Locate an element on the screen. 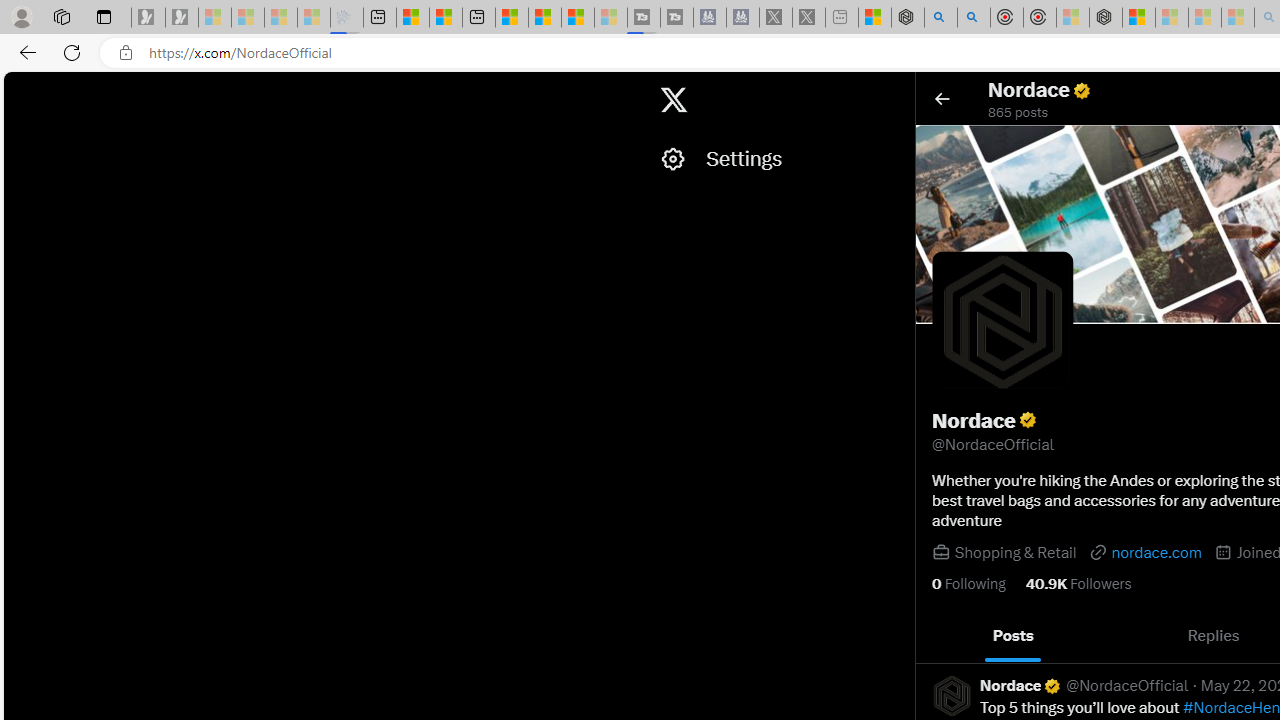 Image resolution: width=1280 pixels, height=720 pixels. '@NordaceOfficial' is located at coordinates (1127, 684).